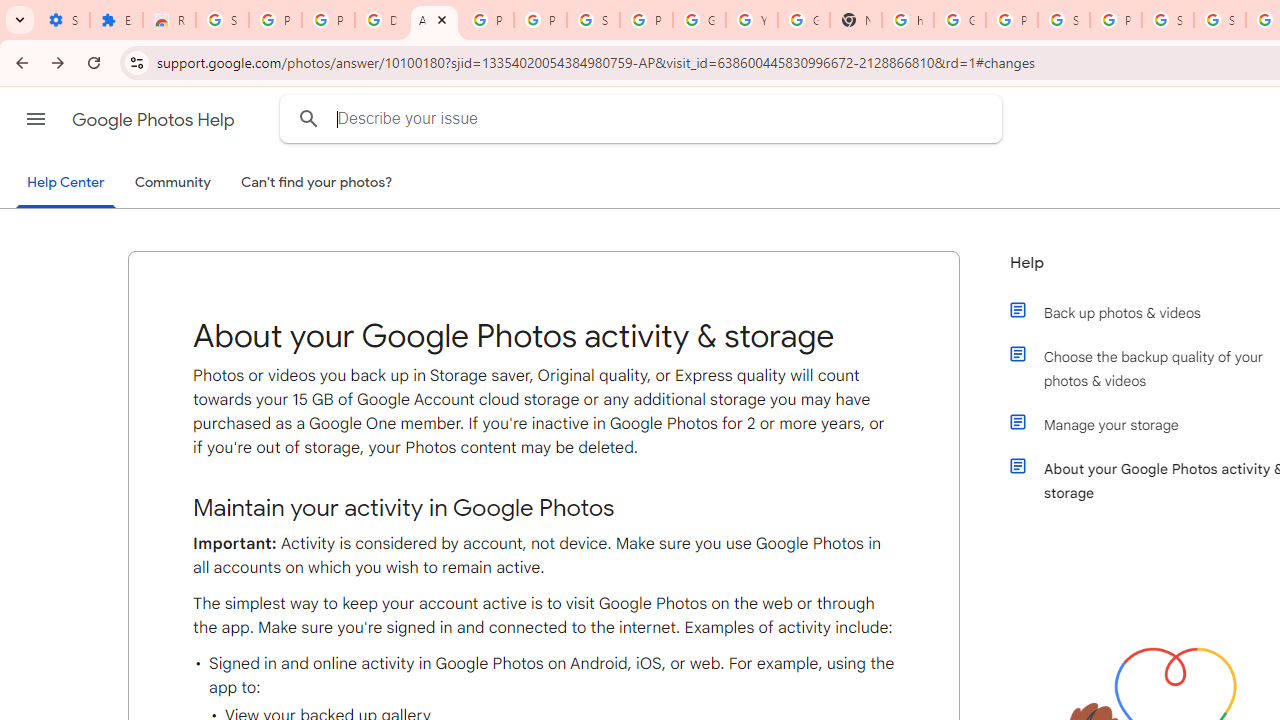 This screenshot has height=720, width=1280. I want to click on 'Google Photos Help', so click(154, 119).